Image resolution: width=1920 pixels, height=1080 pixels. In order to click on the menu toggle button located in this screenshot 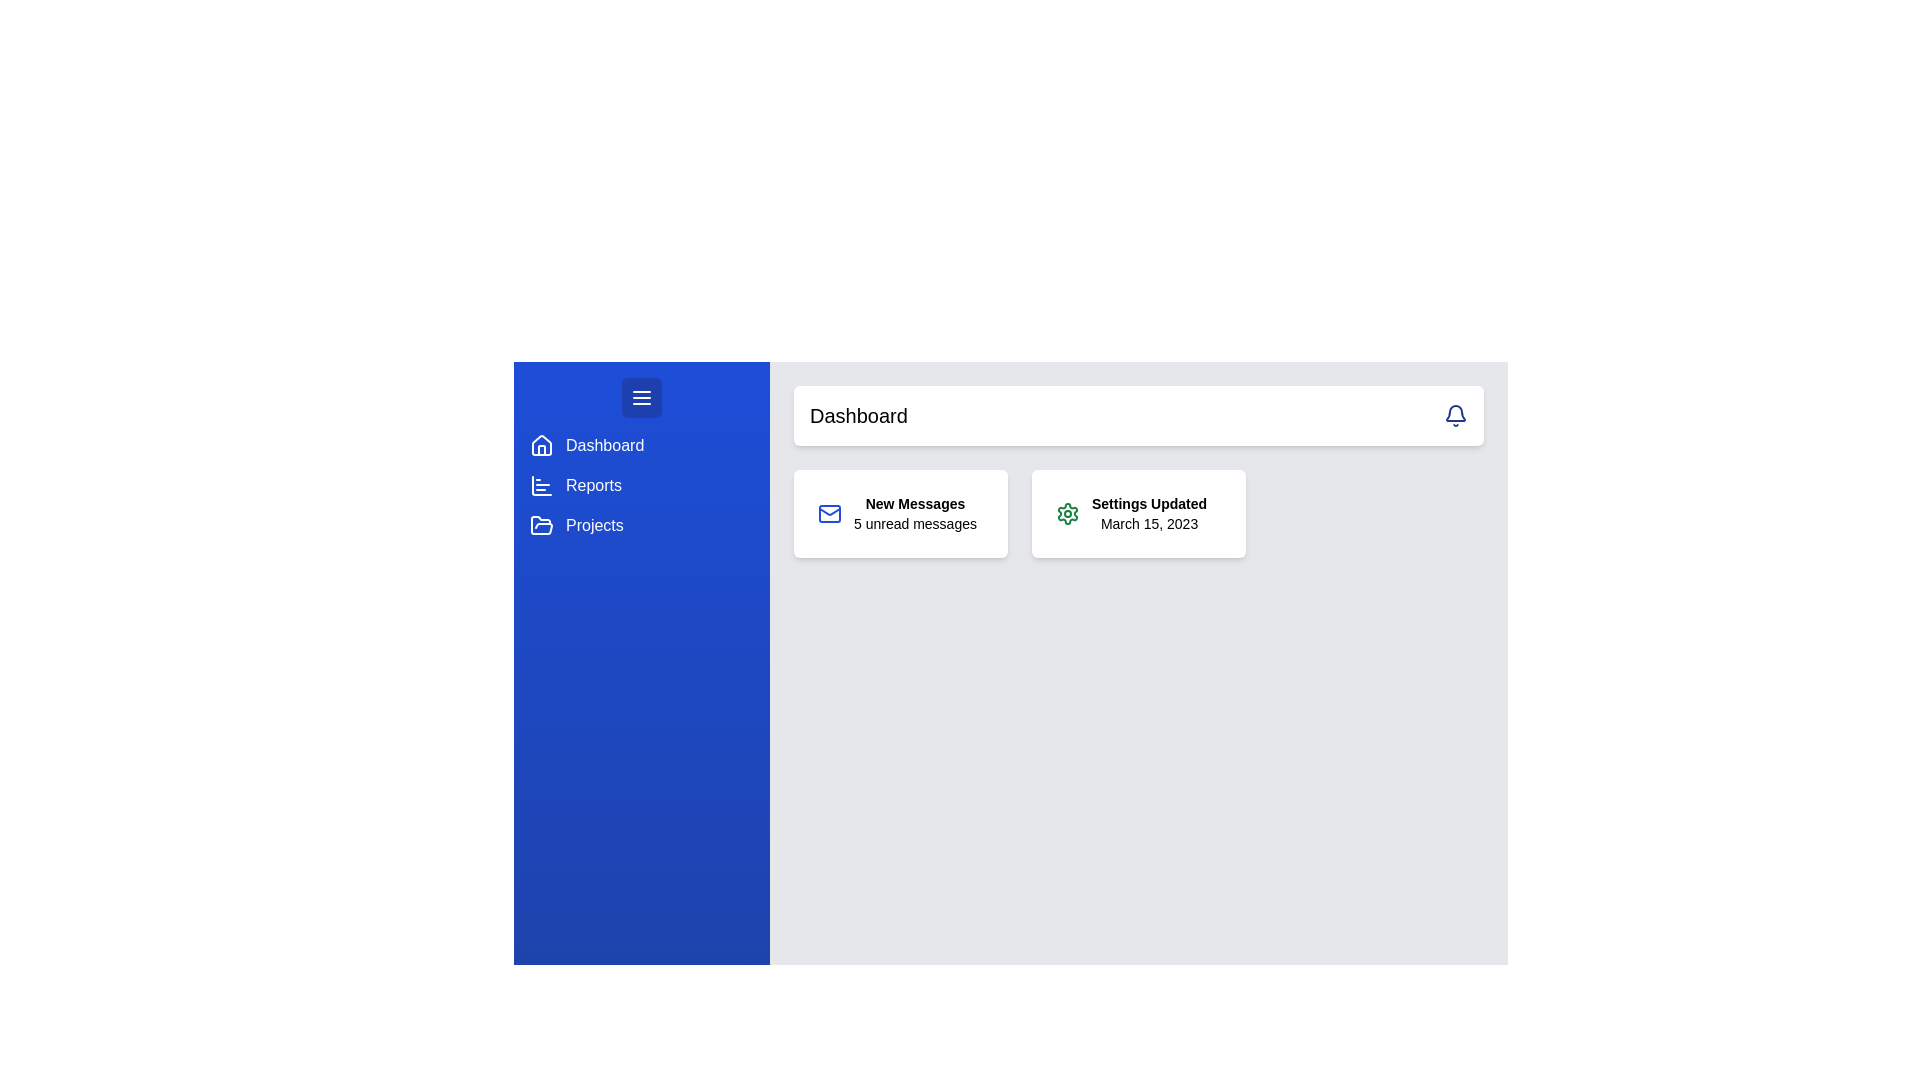, I will do `click(642, 397)`.